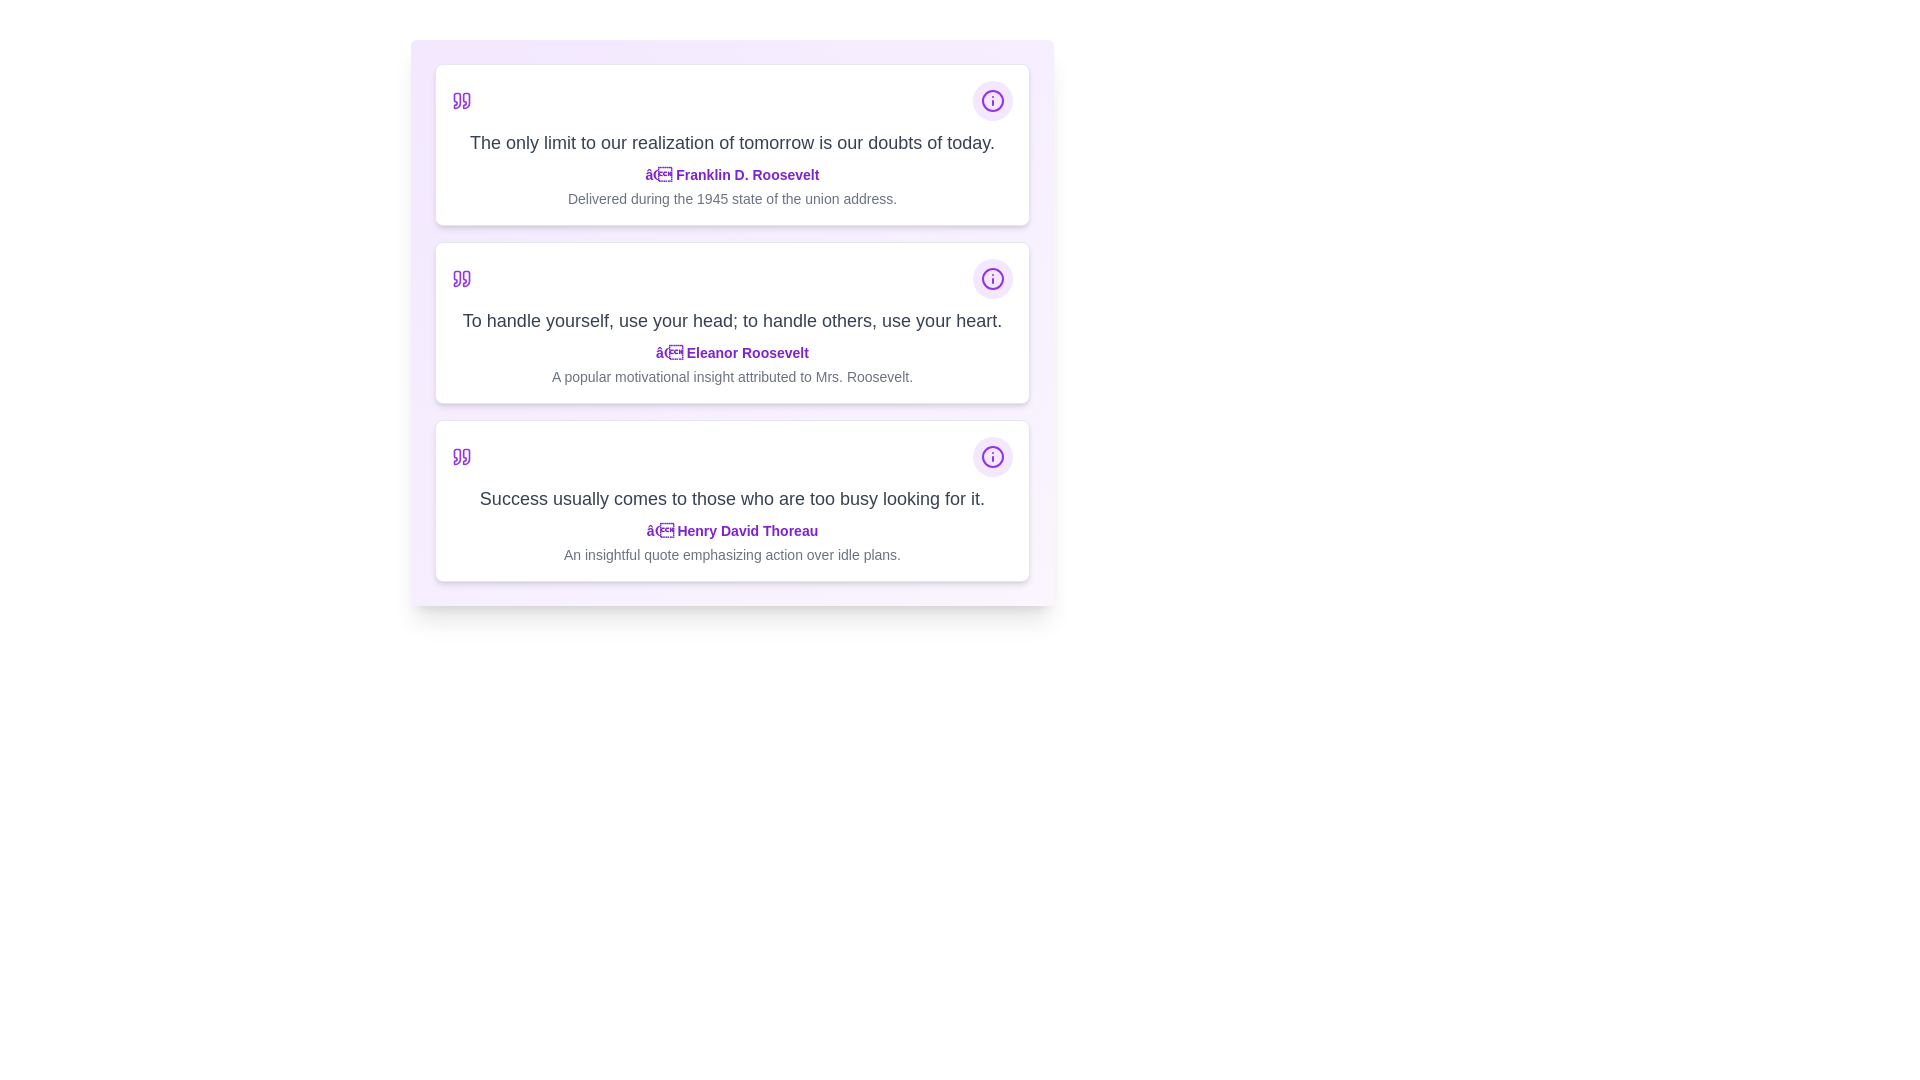 The image size is (1920, 1080). What do you see at coordinates (731, 352) in the screenshot?
I see `the static text label reading "— Eleanor Roosevelt" that is displayed in a small, vibrant purple font and bold styling, located beneath a motivational quote in the second card of the page layout` at bounding box center [731, 352].